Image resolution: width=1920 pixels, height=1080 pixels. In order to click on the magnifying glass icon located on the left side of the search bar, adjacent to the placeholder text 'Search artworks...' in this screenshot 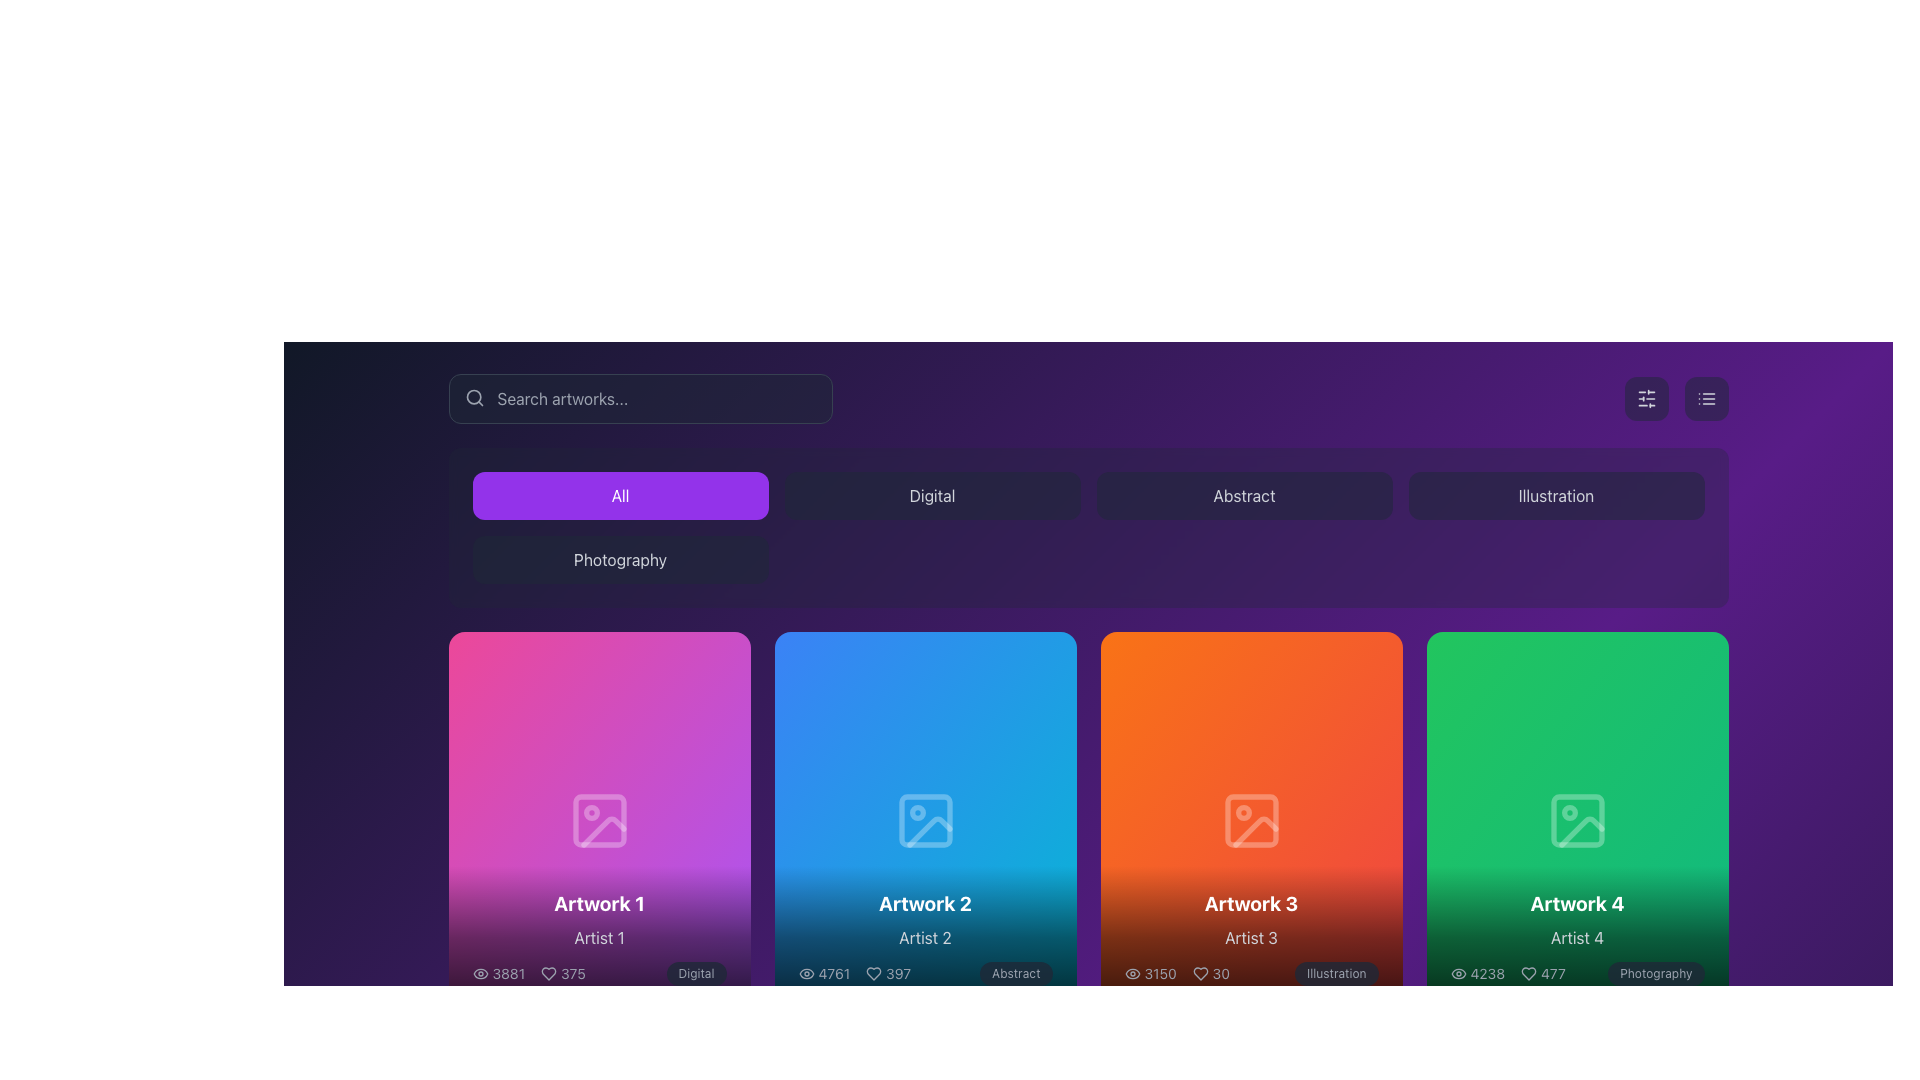, I will do `click(473, 397)`.